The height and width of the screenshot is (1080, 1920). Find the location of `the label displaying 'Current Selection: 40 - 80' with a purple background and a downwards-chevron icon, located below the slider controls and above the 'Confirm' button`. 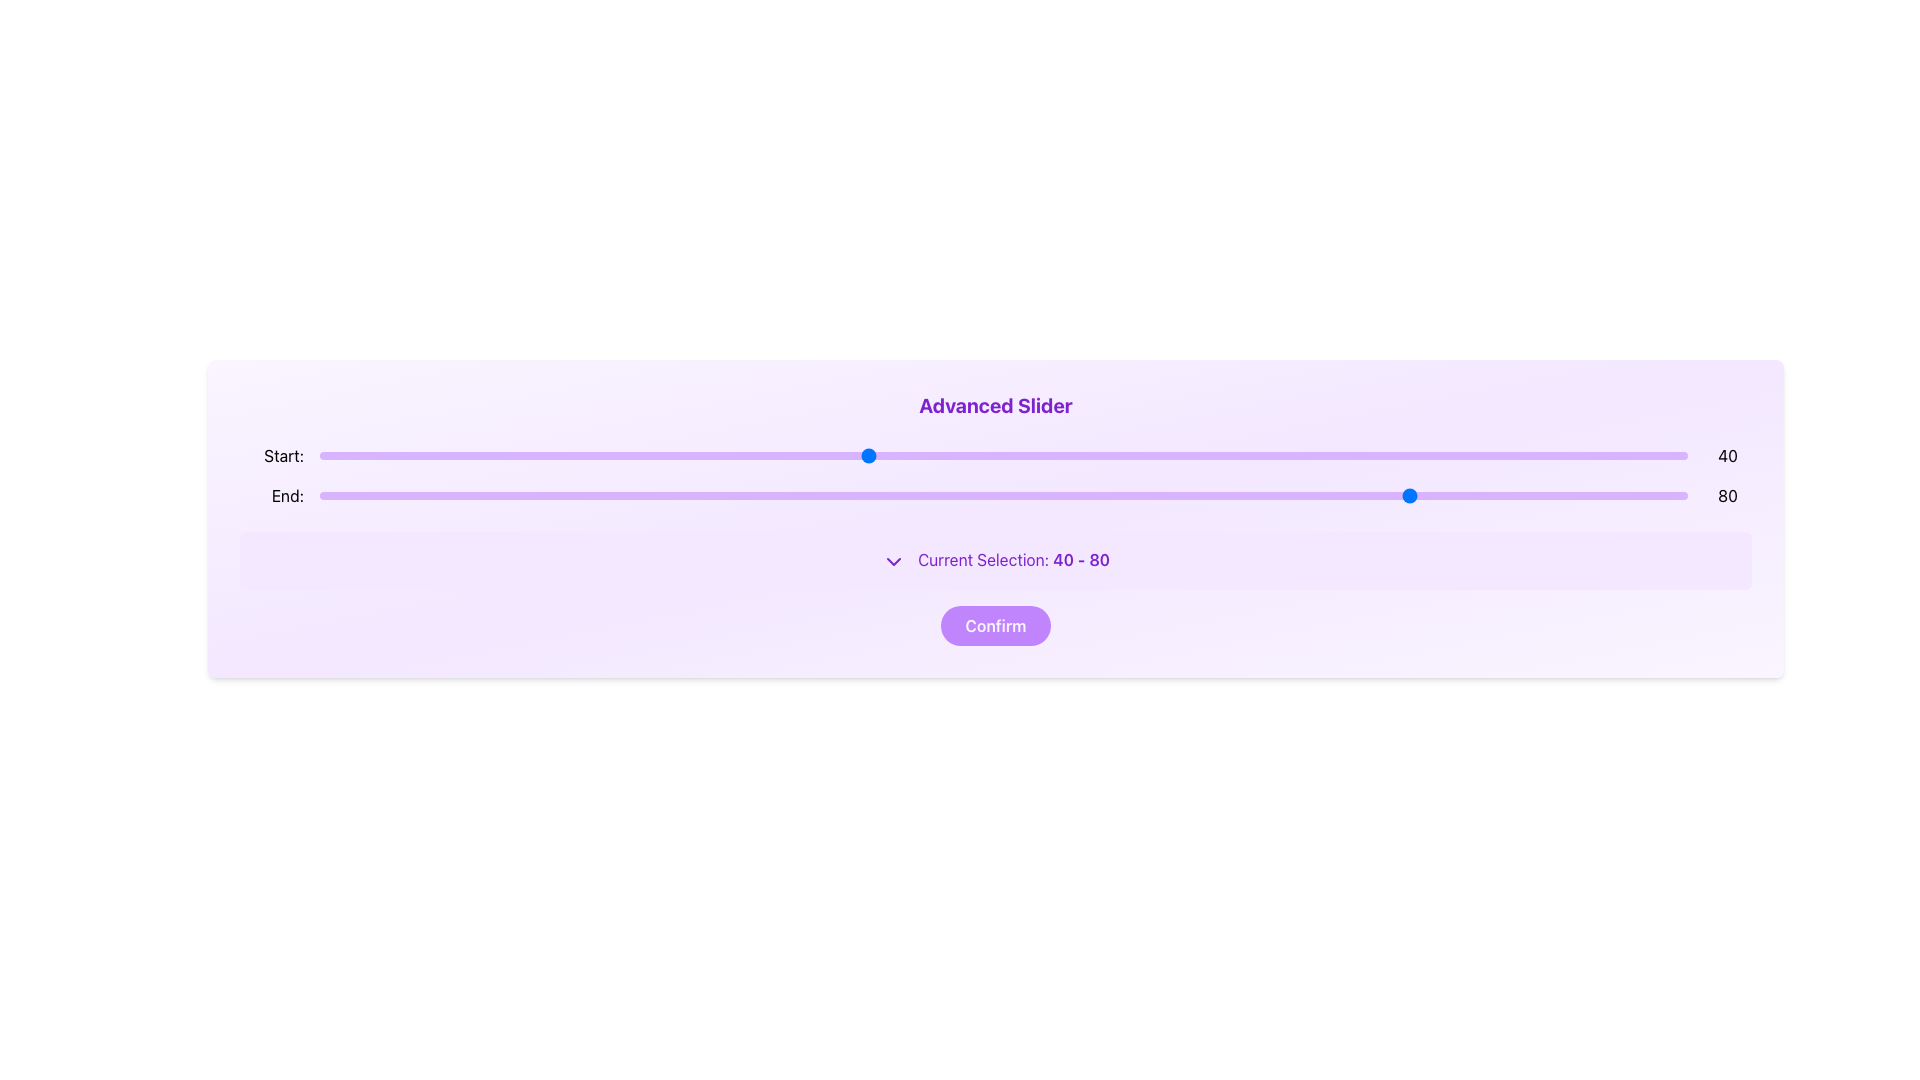

the label displaying 'Current Selection: 40 - 80' with a purple background and a downwards-chevron icon, located below the slider controls and above the 'Confirm' button is located at coordinates (996, 559).